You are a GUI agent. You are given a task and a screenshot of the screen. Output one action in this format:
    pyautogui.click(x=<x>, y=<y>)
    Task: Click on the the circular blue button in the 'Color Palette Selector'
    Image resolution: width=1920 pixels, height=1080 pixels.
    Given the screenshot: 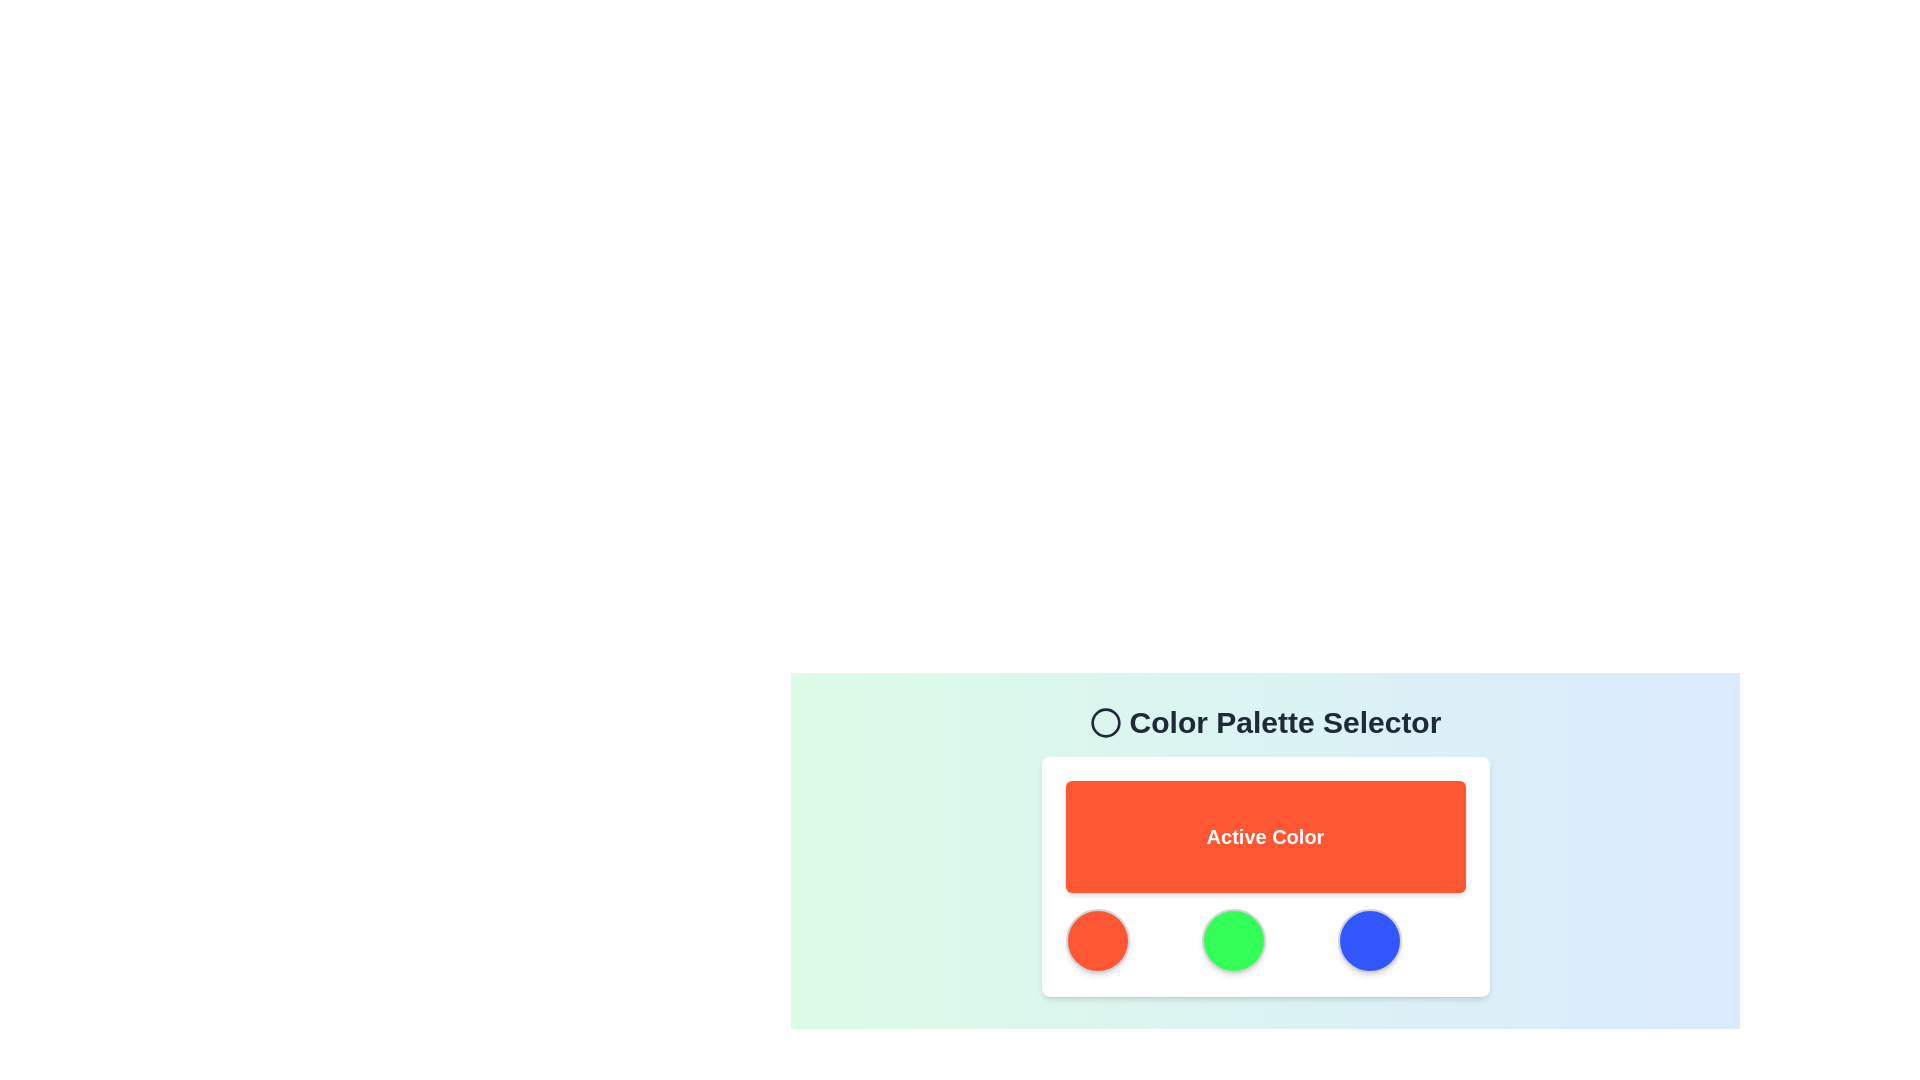 What is the action you would take?
    pyautogui.click(x=1368, y=941)
    